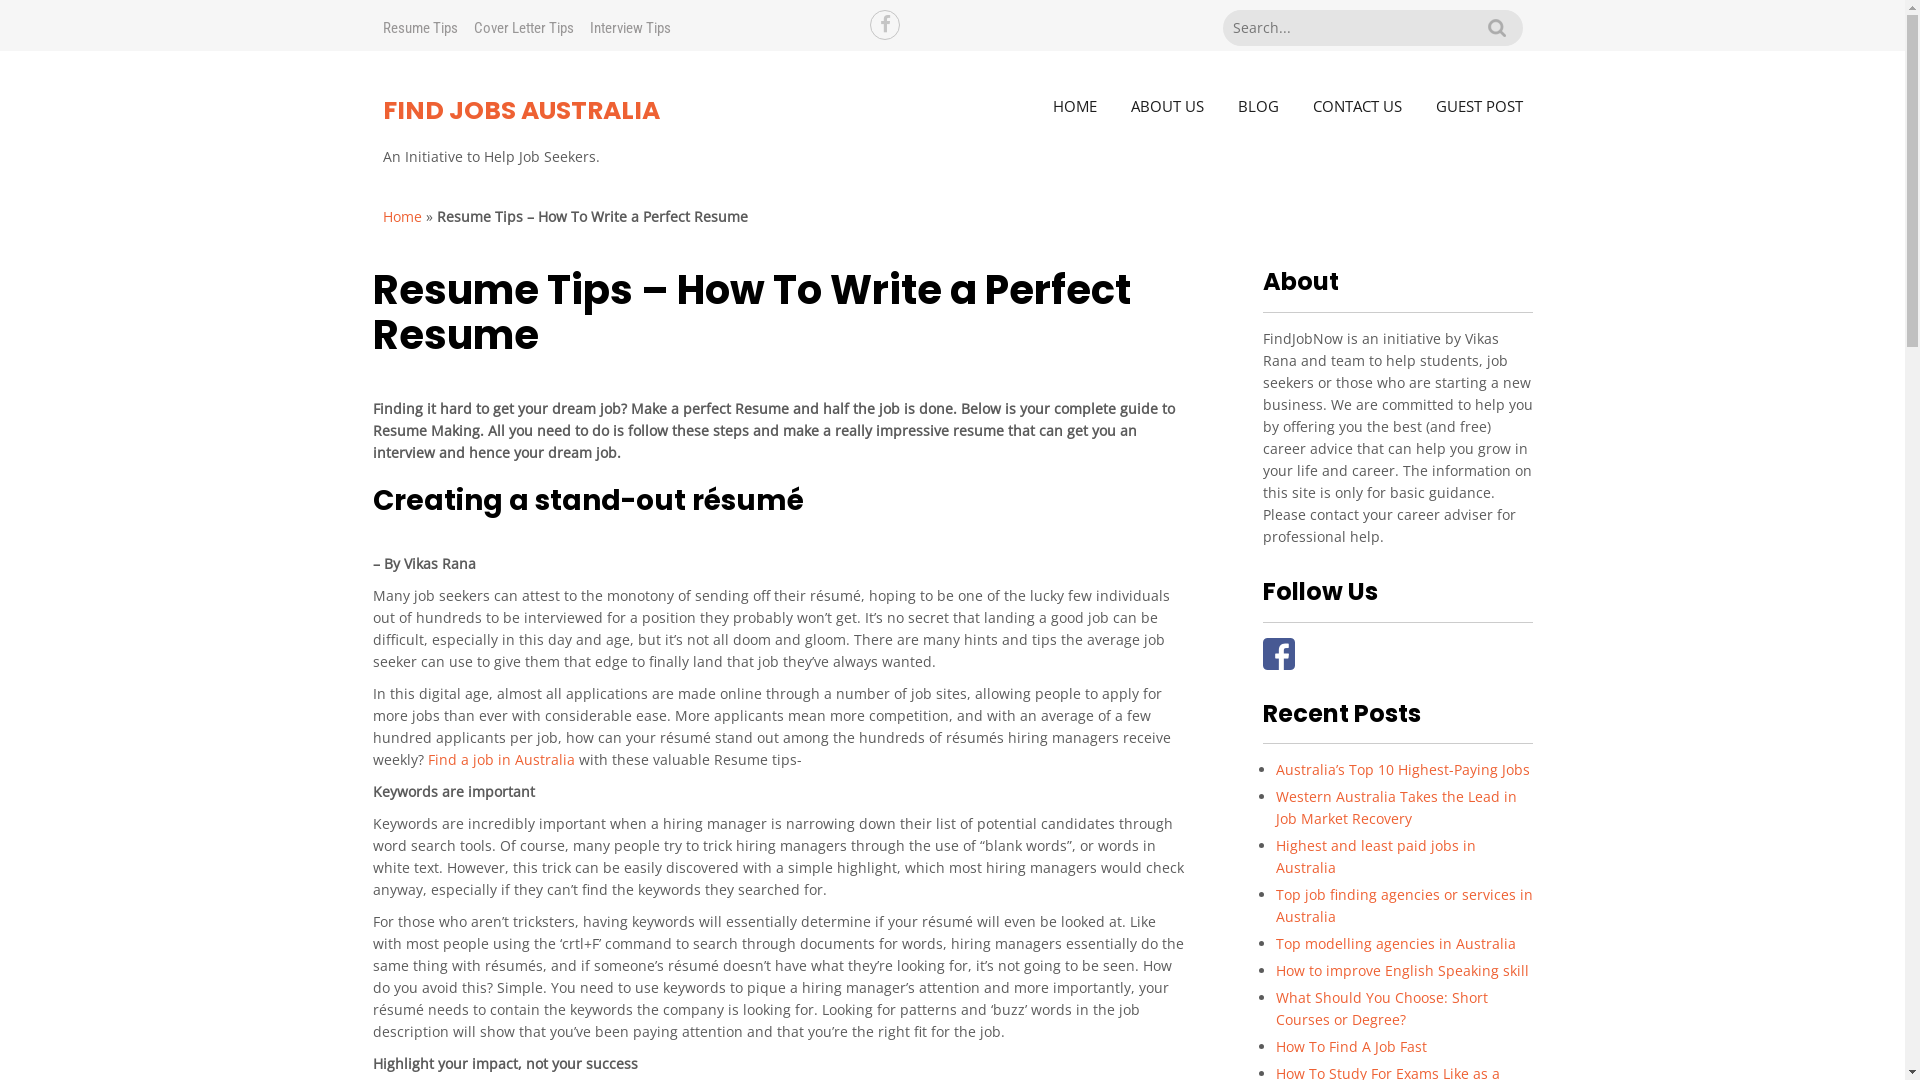 This screenshot has width=1920, height=1080. I want to click on 'Cover Letter Tips', so click(523, 27).